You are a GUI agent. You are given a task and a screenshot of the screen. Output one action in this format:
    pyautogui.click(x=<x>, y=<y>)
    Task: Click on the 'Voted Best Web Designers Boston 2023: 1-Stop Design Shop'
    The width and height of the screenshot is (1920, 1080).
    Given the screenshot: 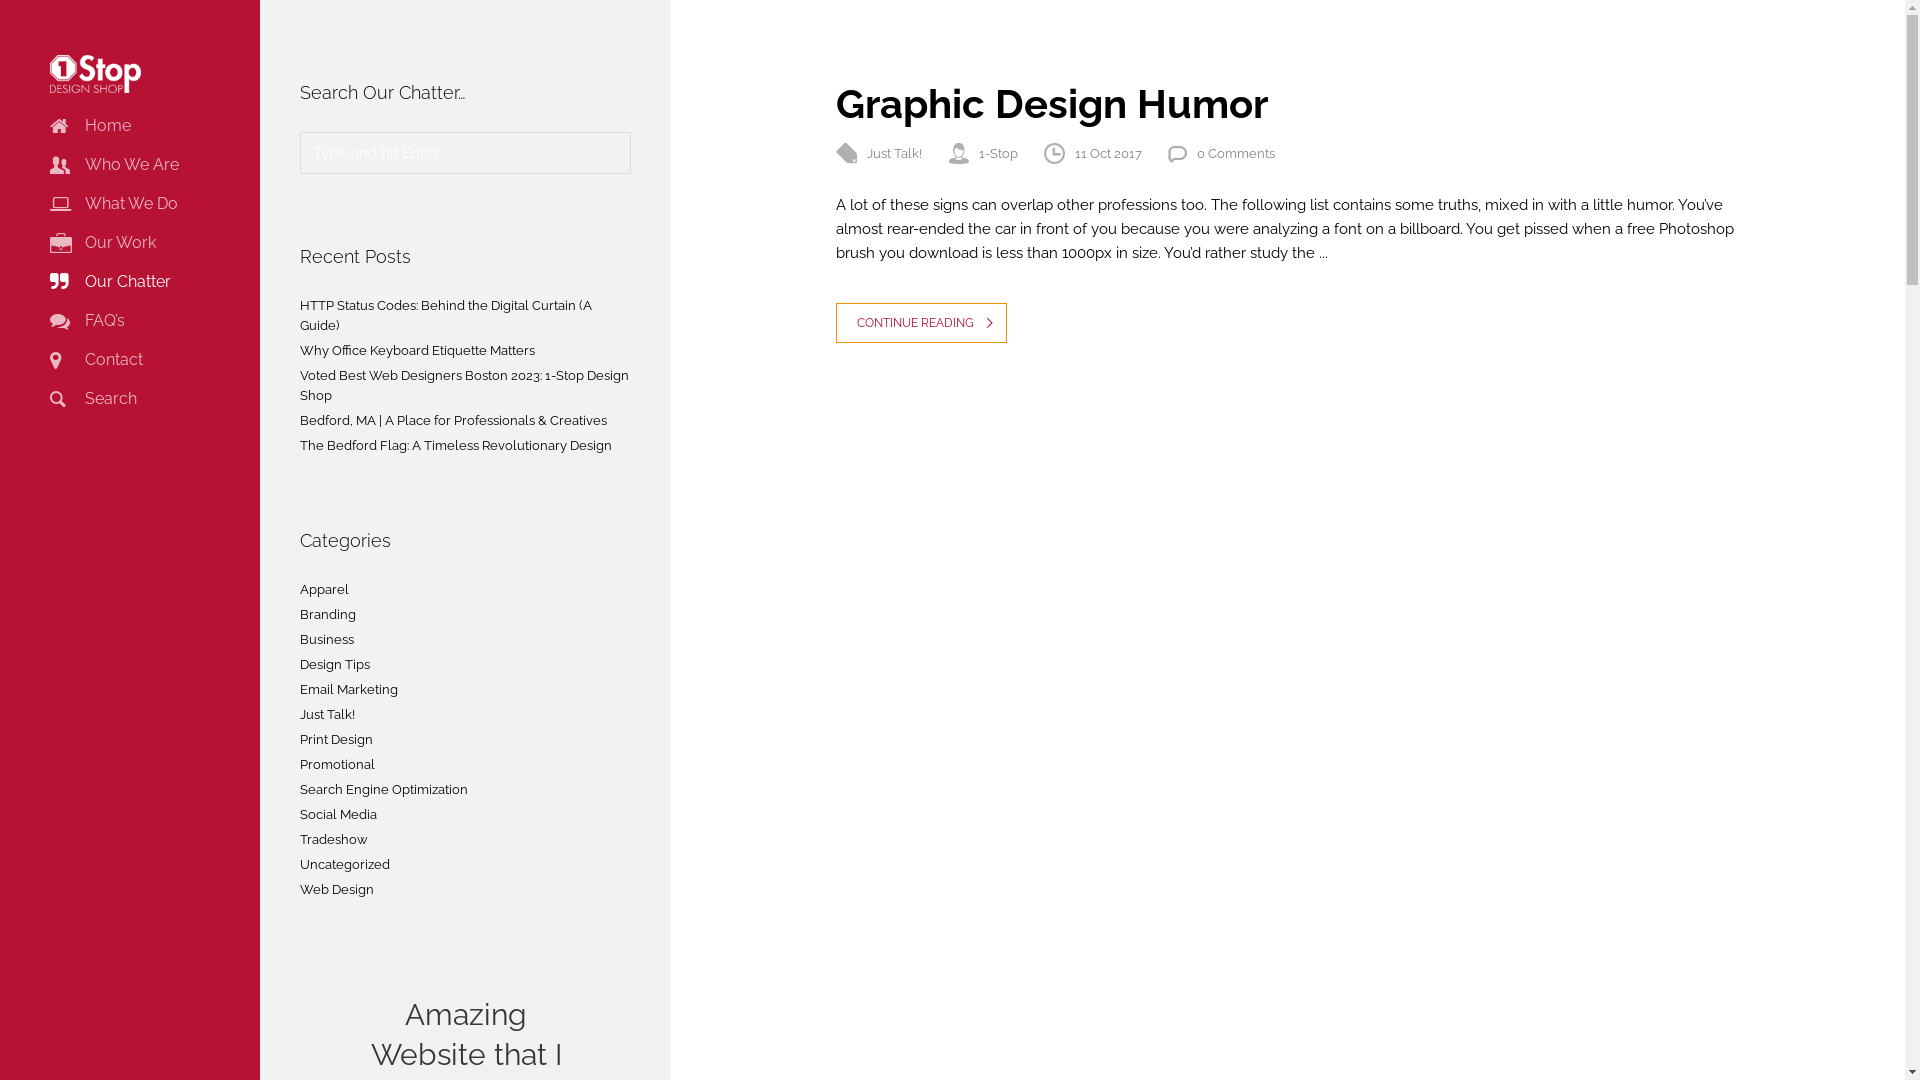 What is the action you would take?
    pyautogui.click(x=463, y=385)
    